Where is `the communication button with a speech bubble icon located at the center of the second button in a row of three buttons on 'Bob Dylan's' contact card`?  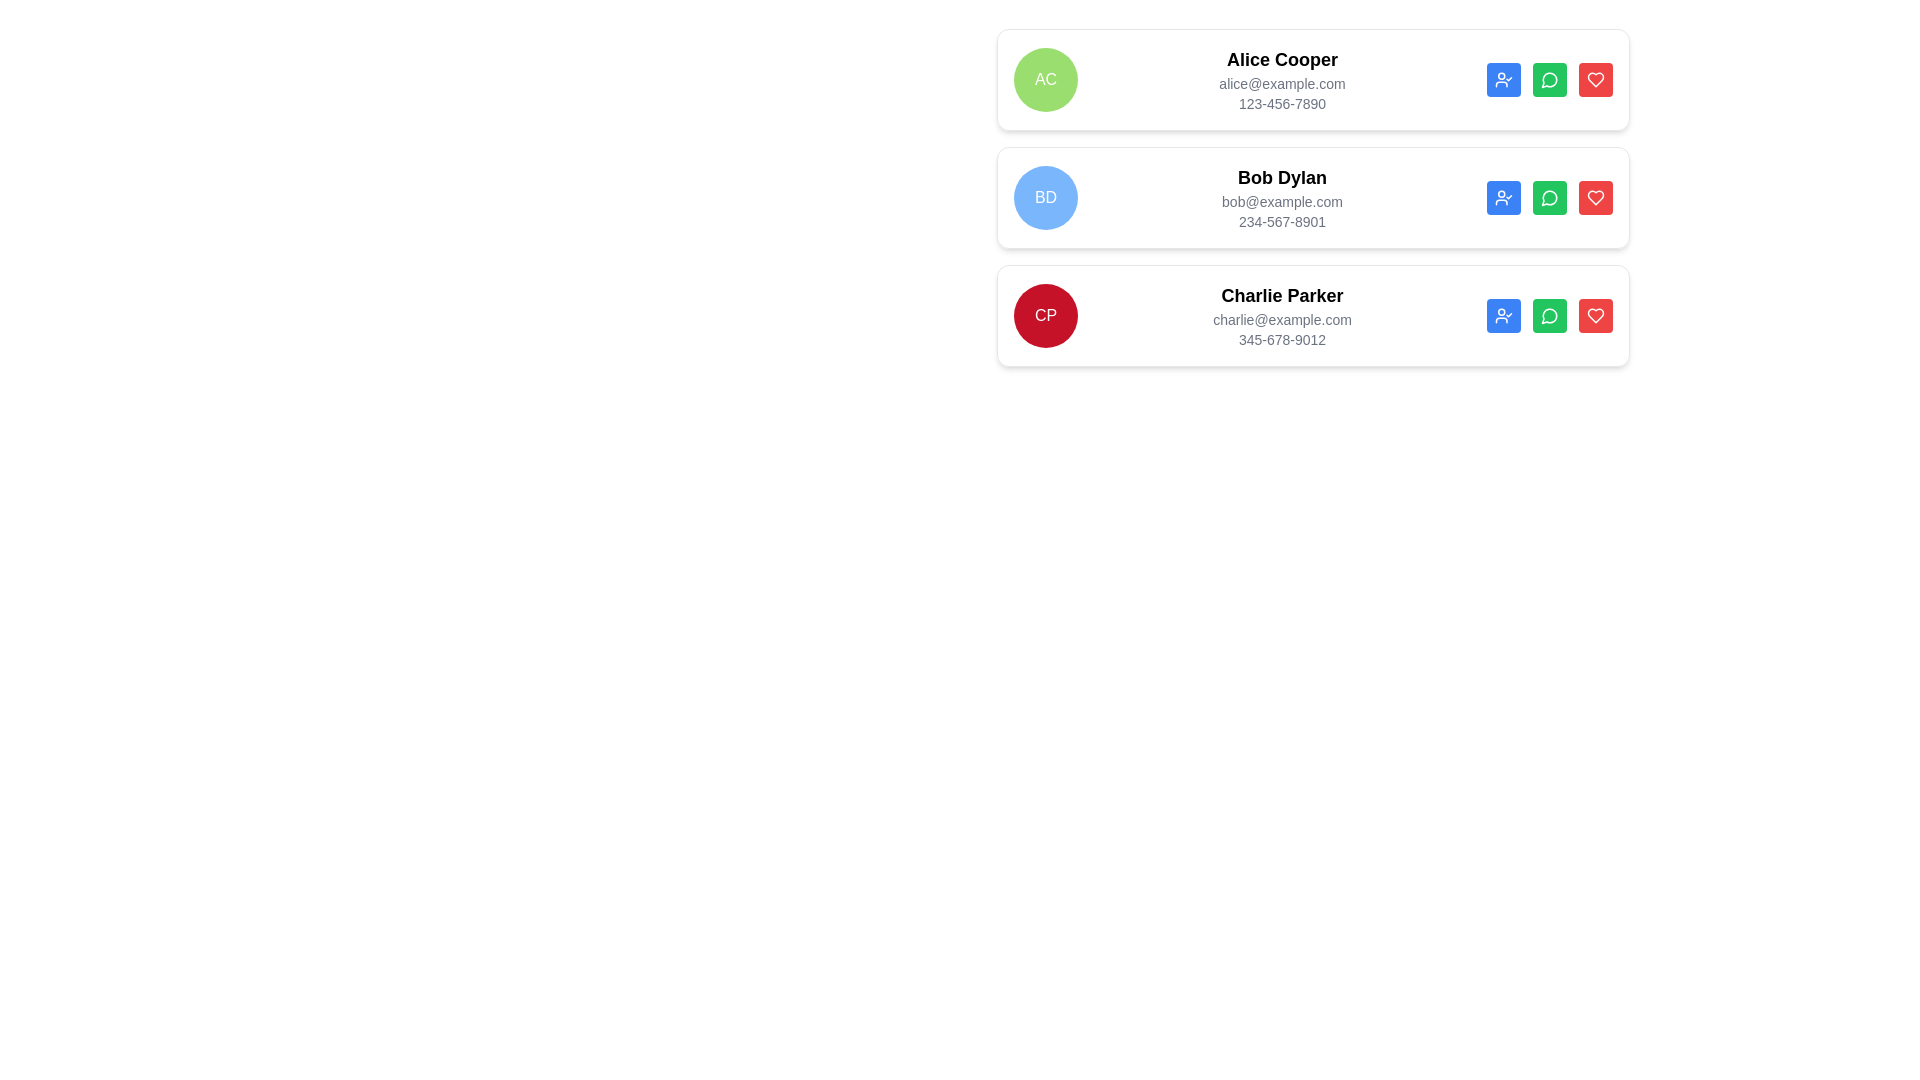 the communication button with a speech bubble icon located at the center of the second button in a row of three buttons on 'Bob Dylan's' contact card is located at coordinates (1549, 197).